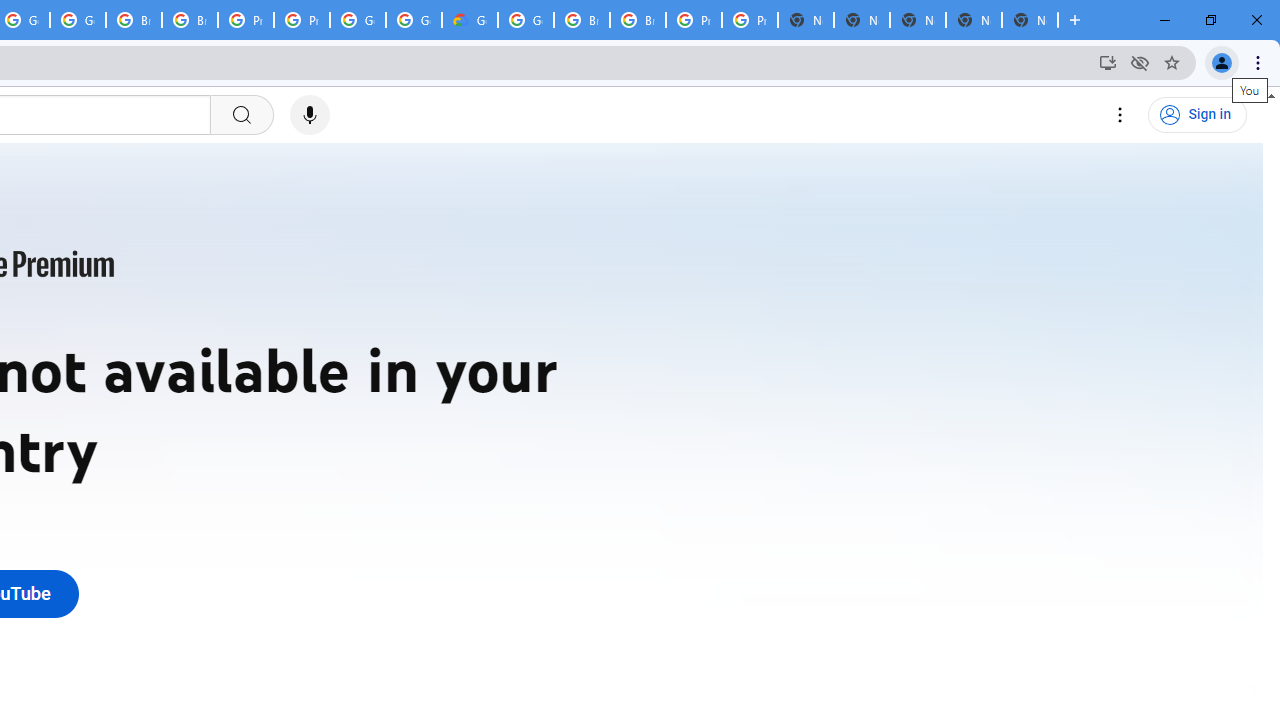 The height and width of the screenshot is (720, 1280). What do you see at coordinates (1106, 61) in the screenshot?
I see `'Install YouTube'` at bounding box center [1106, 61].